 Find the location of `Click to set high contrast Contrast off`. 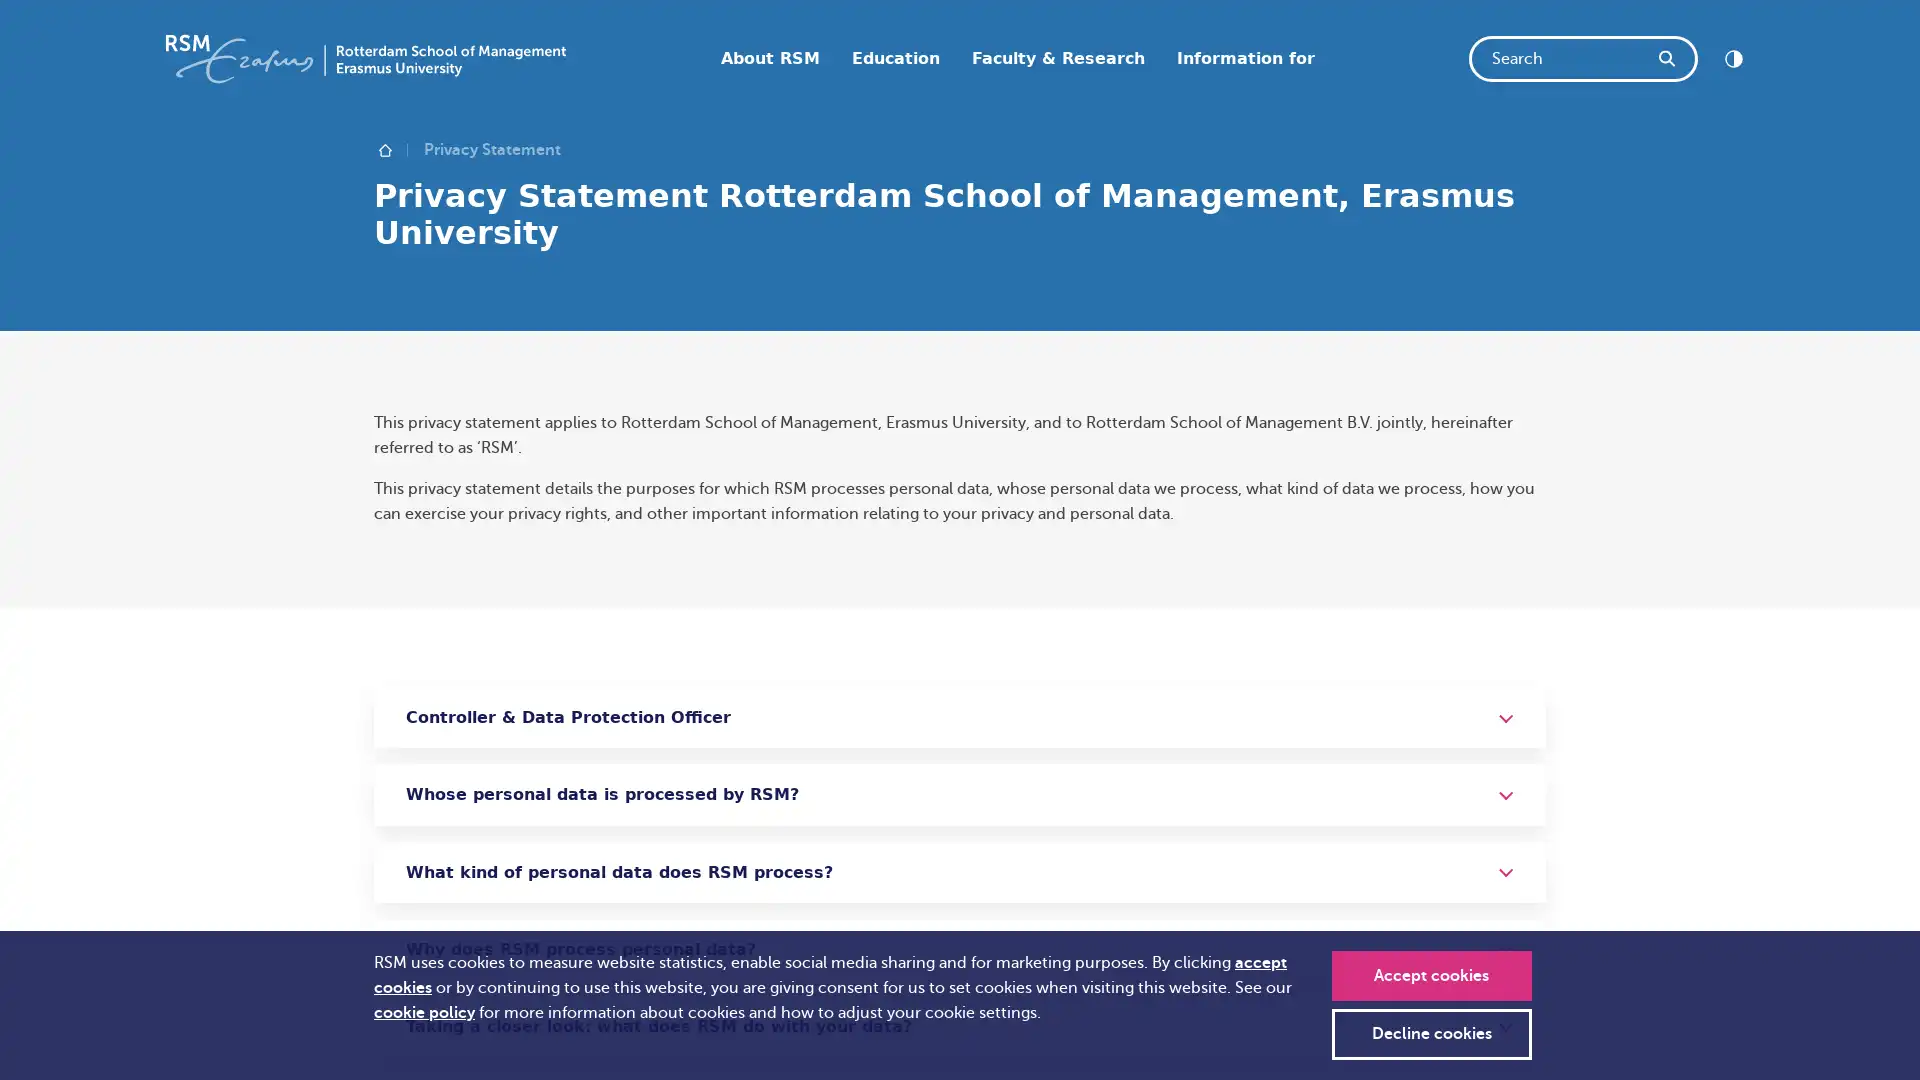

Click to set high contrast Contrast off is located at coordinates (1732, 57).